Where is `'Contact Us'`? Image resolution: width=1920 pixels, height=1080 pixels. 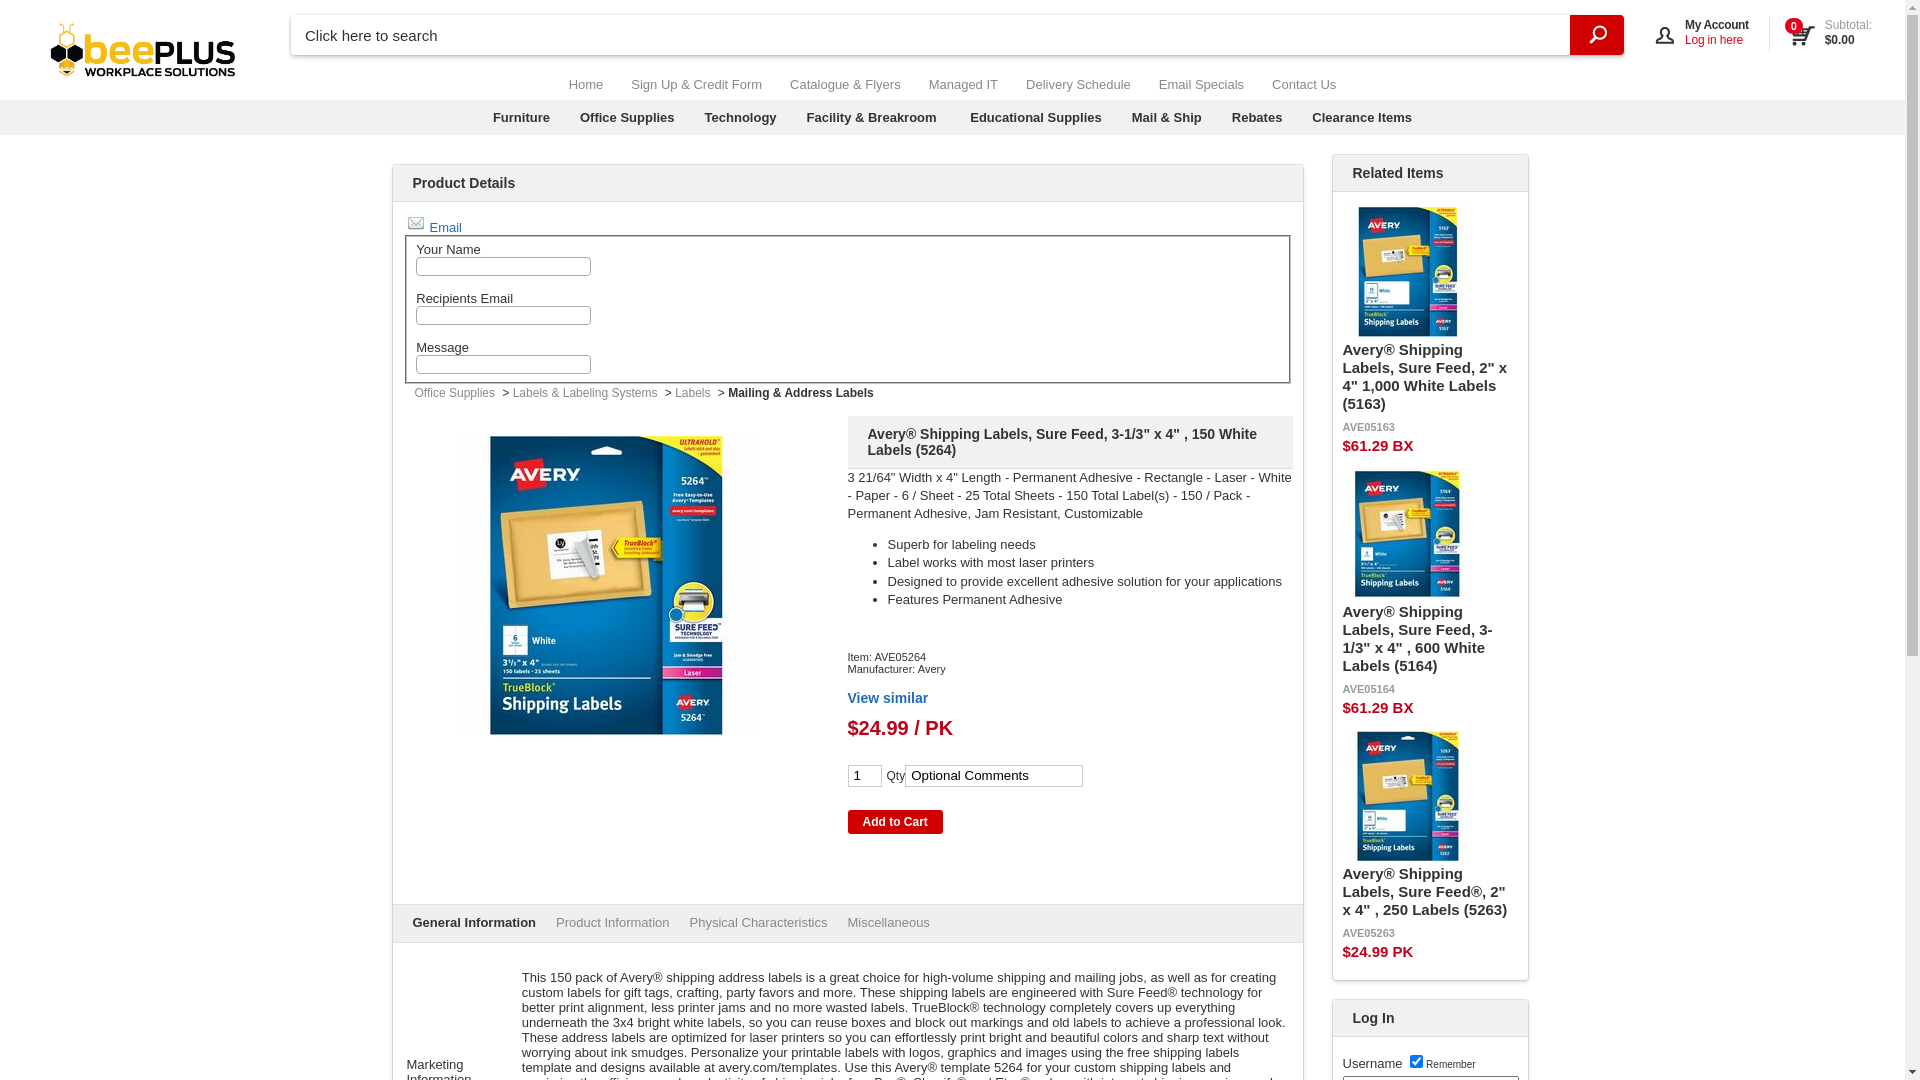
'Contact Us' is located at coordinates (1304, 83).